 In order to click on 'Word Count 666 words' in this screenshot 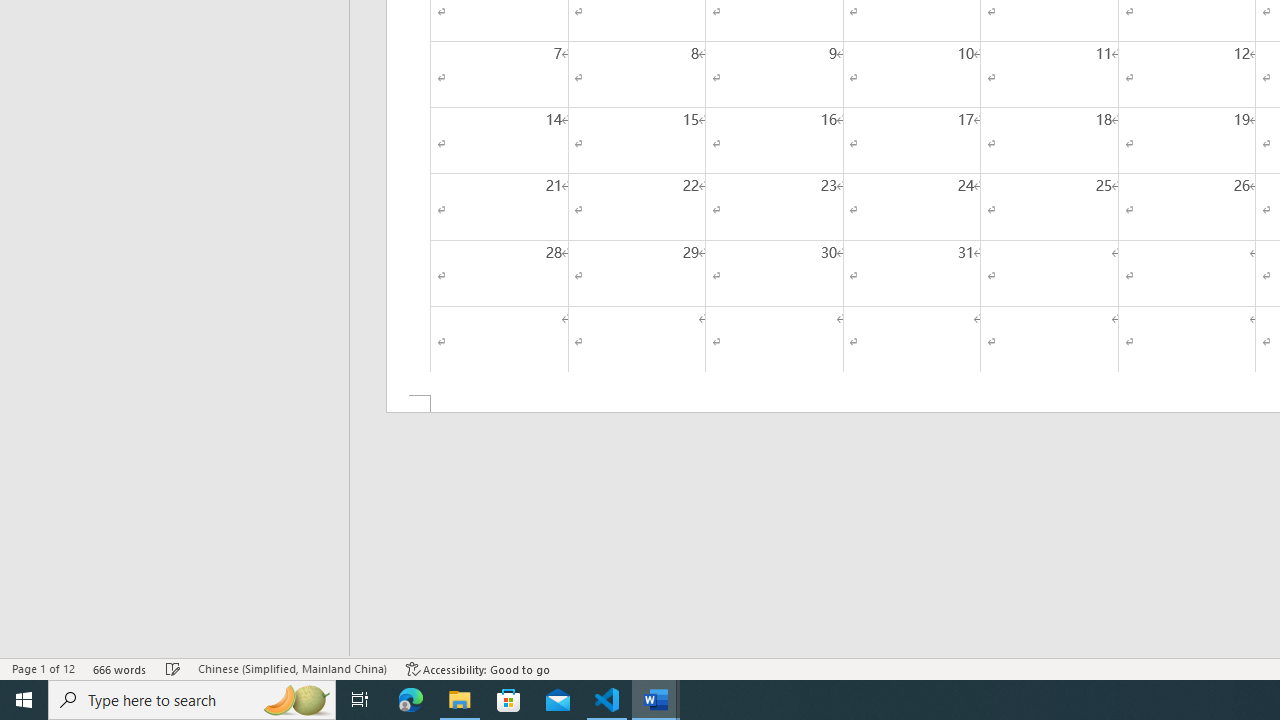, I will do `click(119, 669)`.